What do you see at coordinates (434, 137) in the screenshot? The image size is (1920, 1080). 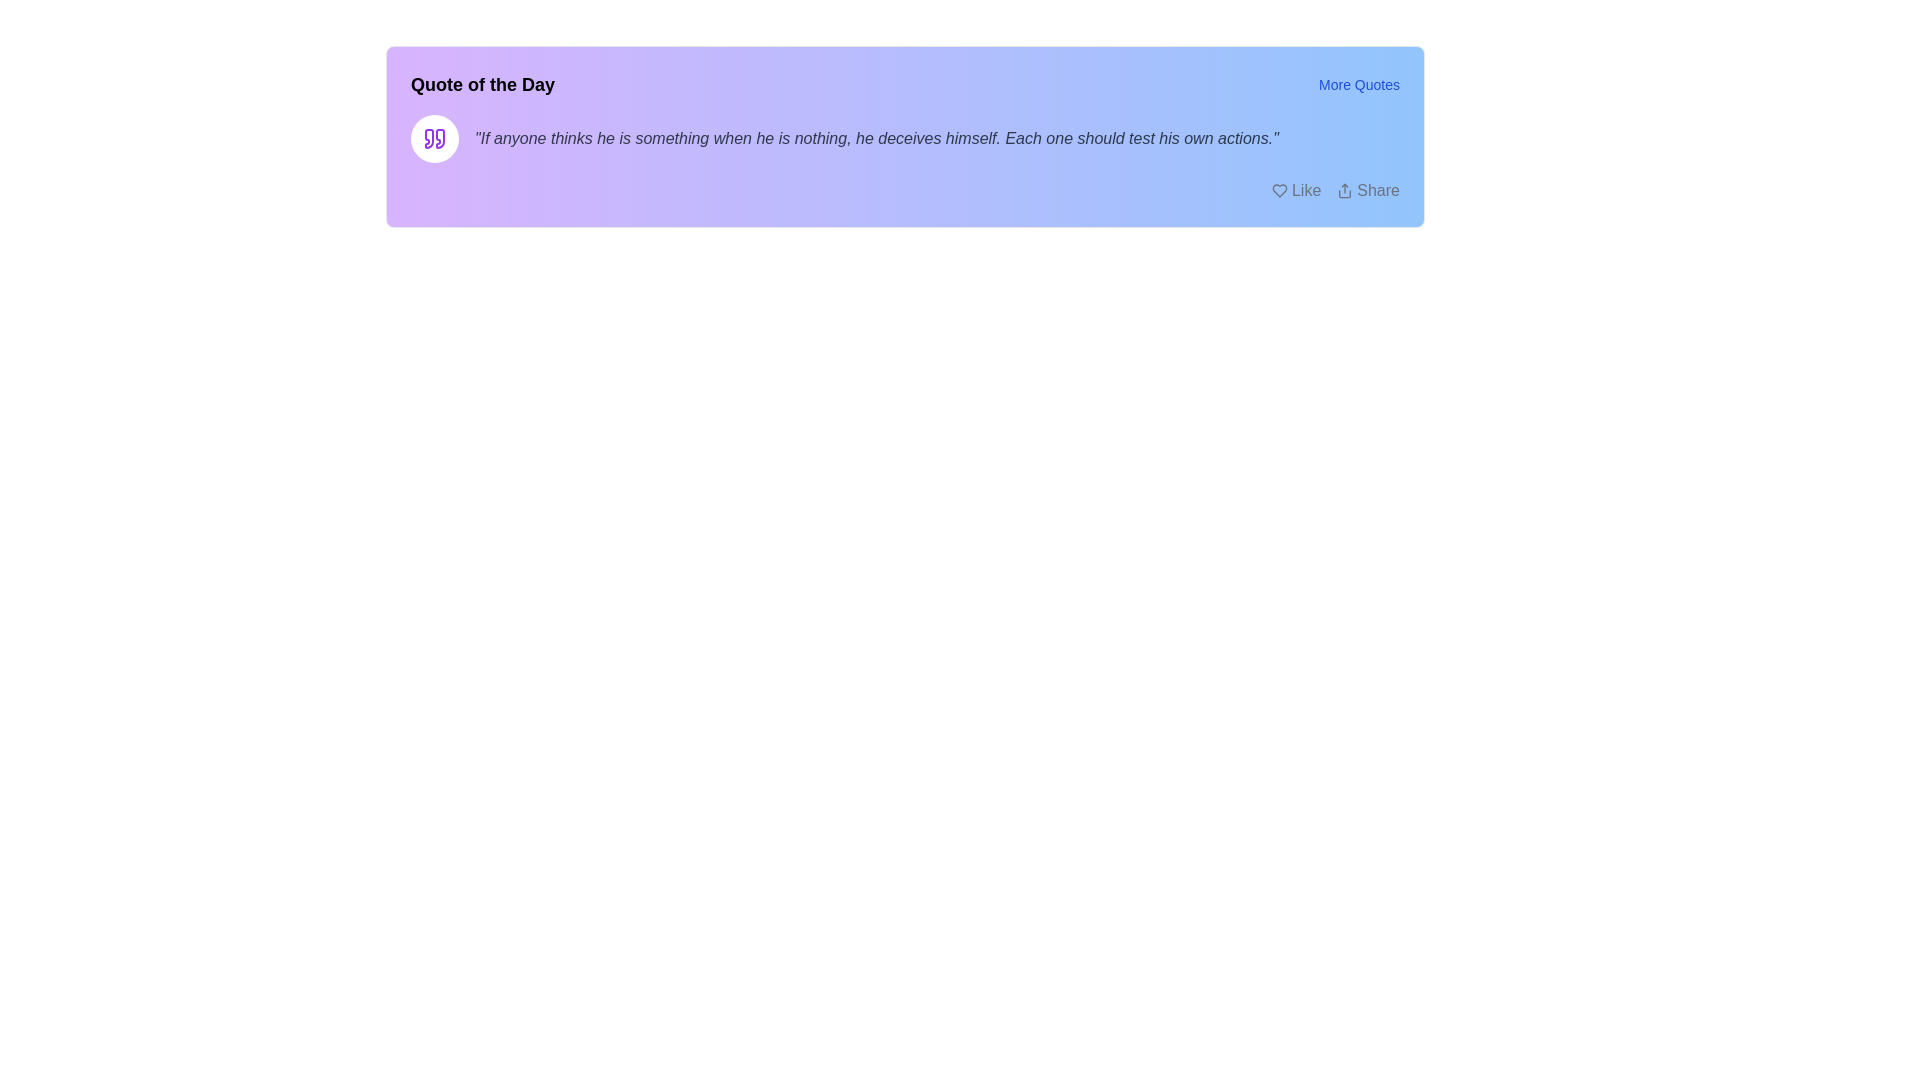 I see `the decorative icon representing the 'Quote of the Day' feature, located inside a circular white background under the title` at bounding box center [434, 137].